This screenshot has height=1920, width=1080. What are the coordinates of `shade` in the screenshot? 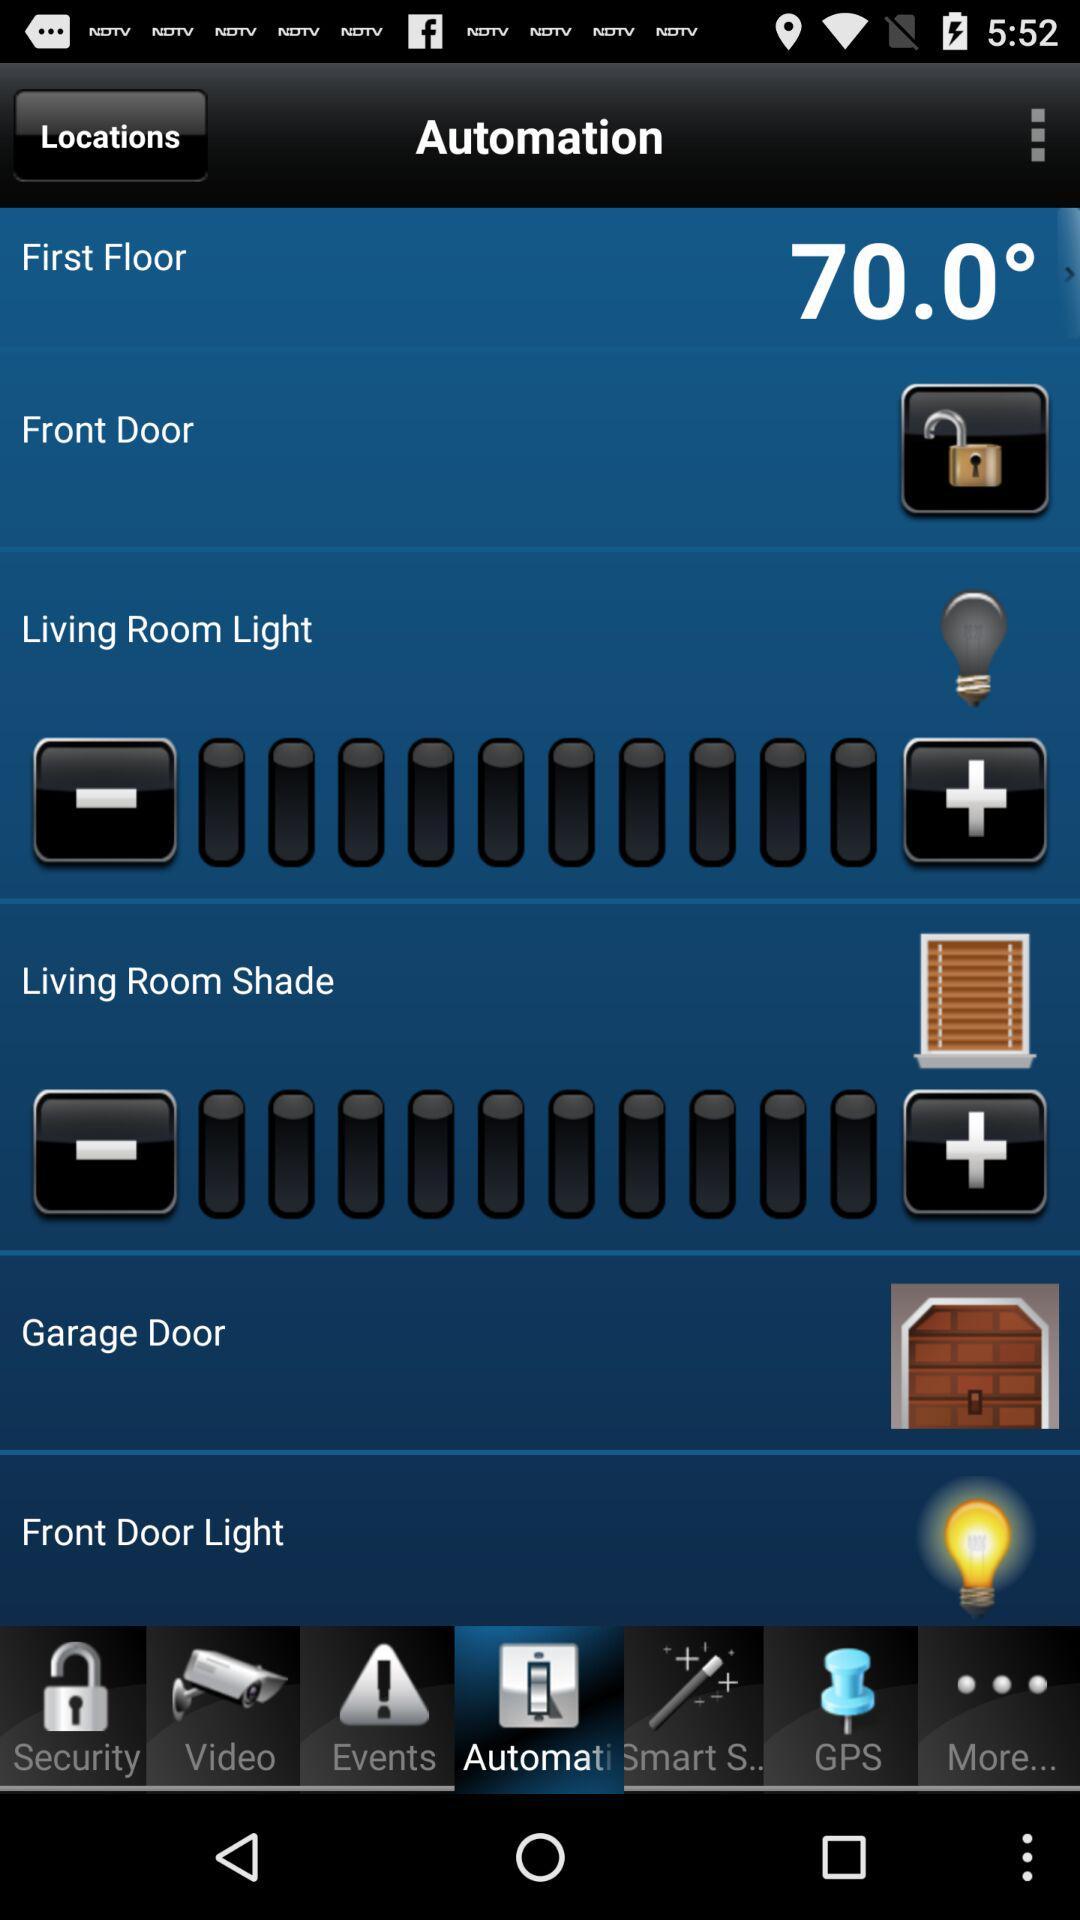 It's located at (974, 1000).